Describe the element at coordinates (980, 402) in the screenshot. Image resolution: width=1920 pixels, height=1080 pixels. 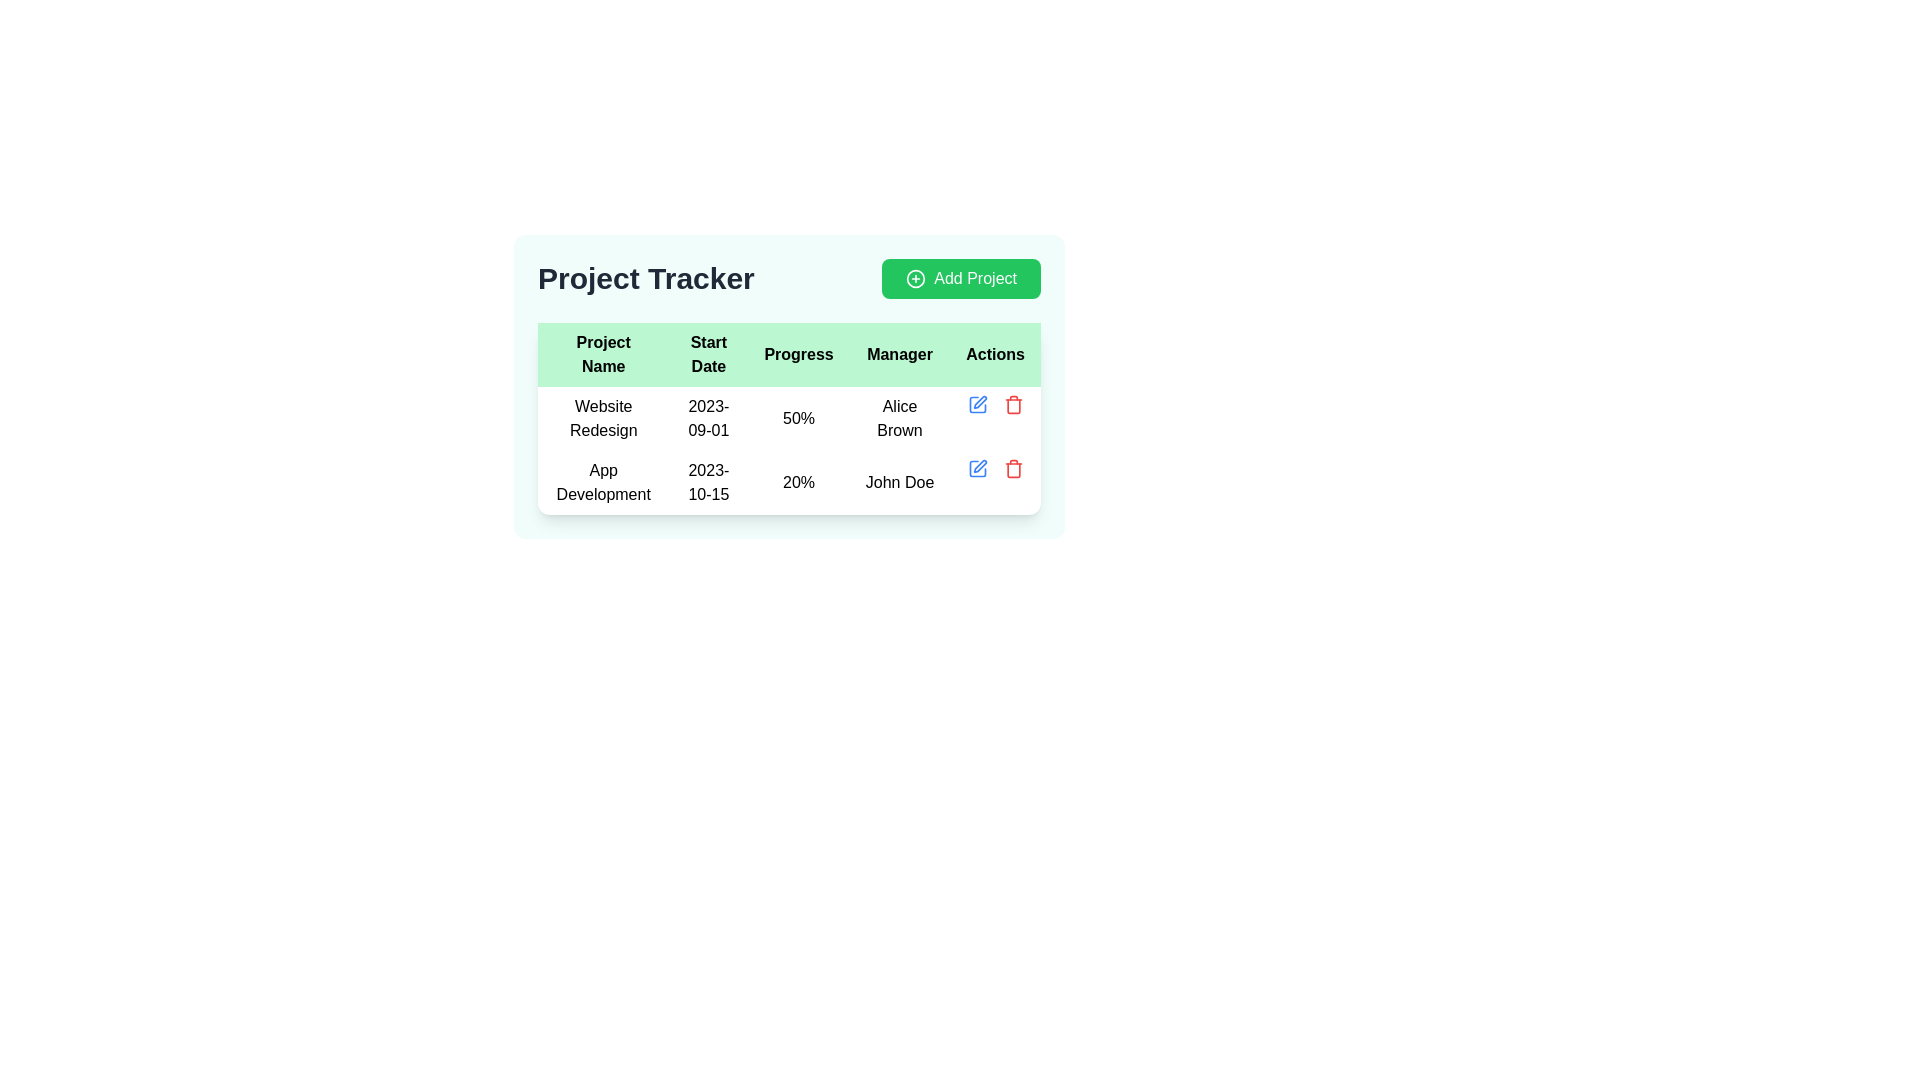
I see `the blue pen-like icon representing an edit action located in the 'Actions' column of the table for the 'App Development' project` at that location.